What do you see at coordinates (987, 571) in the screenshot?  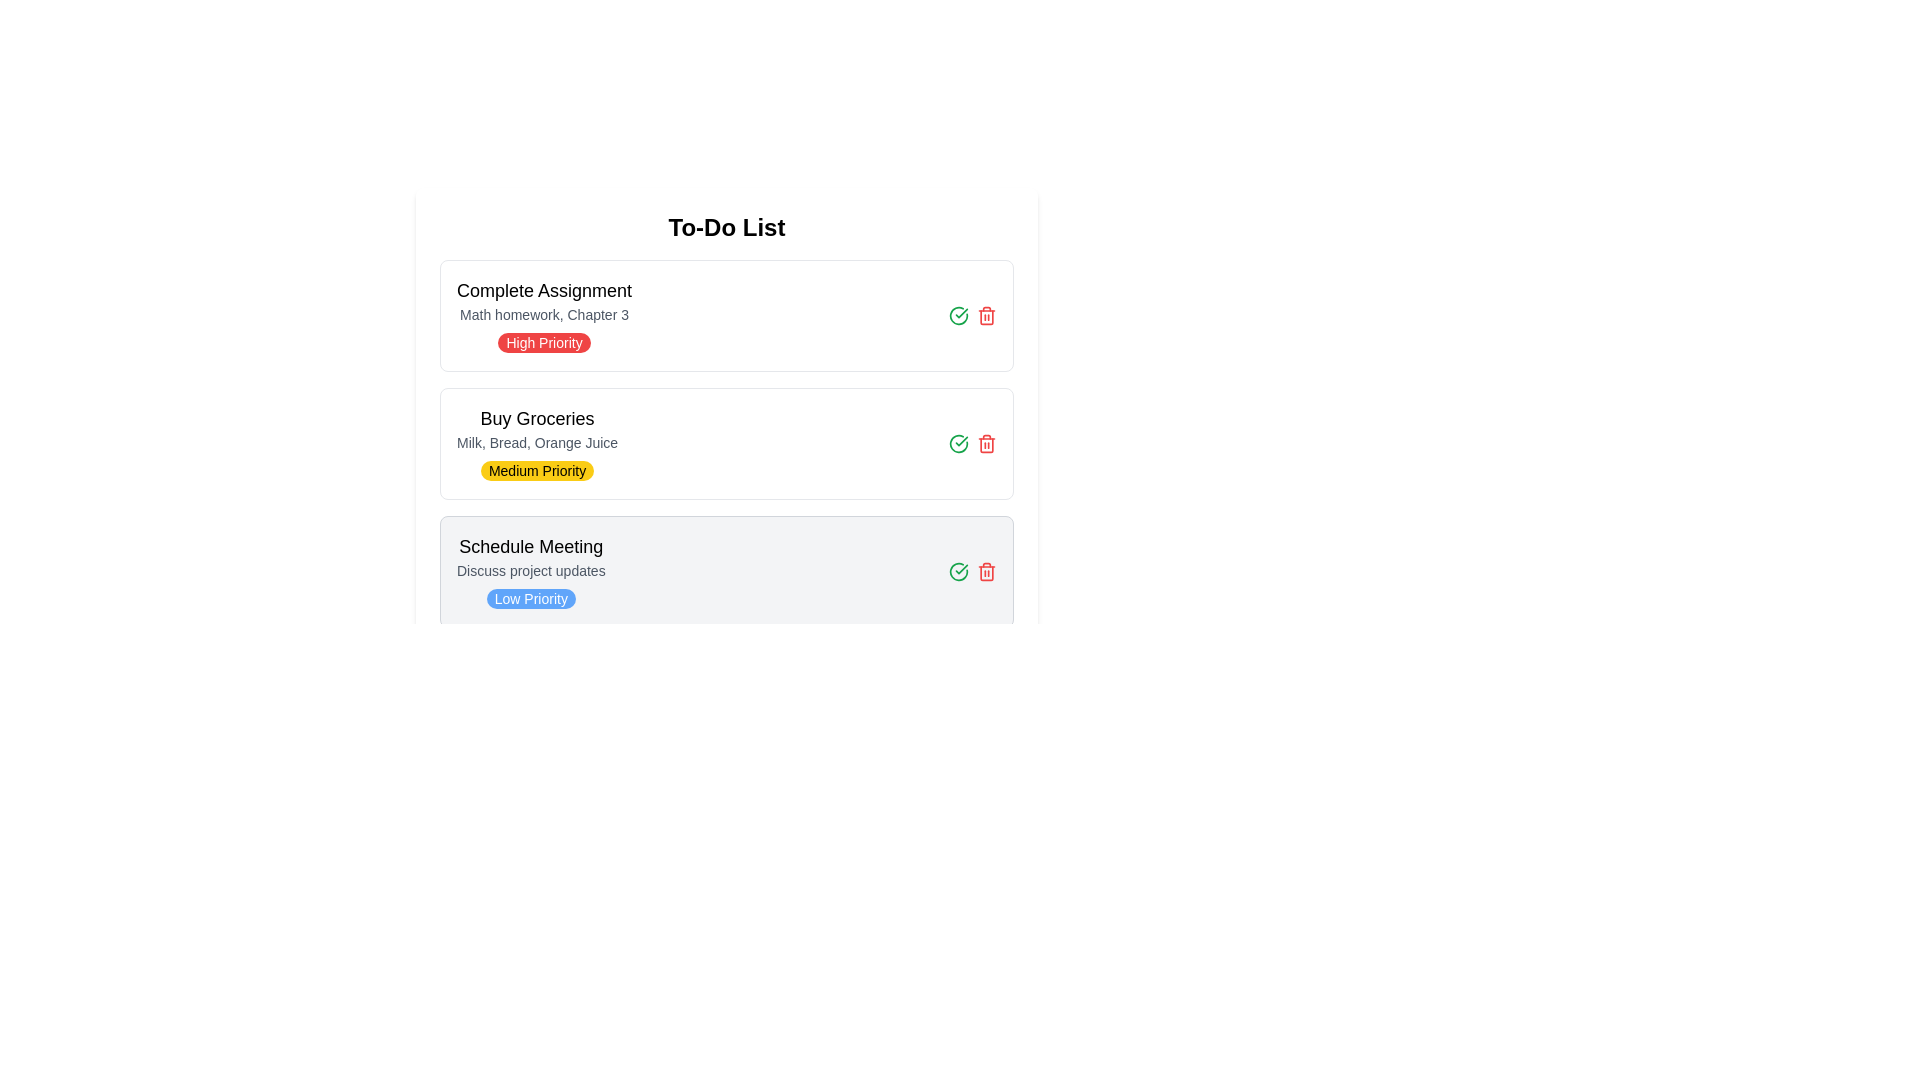 I see `the red trash can icon located at the far-right end of the to-do list item` at bounding box center [987, 571].